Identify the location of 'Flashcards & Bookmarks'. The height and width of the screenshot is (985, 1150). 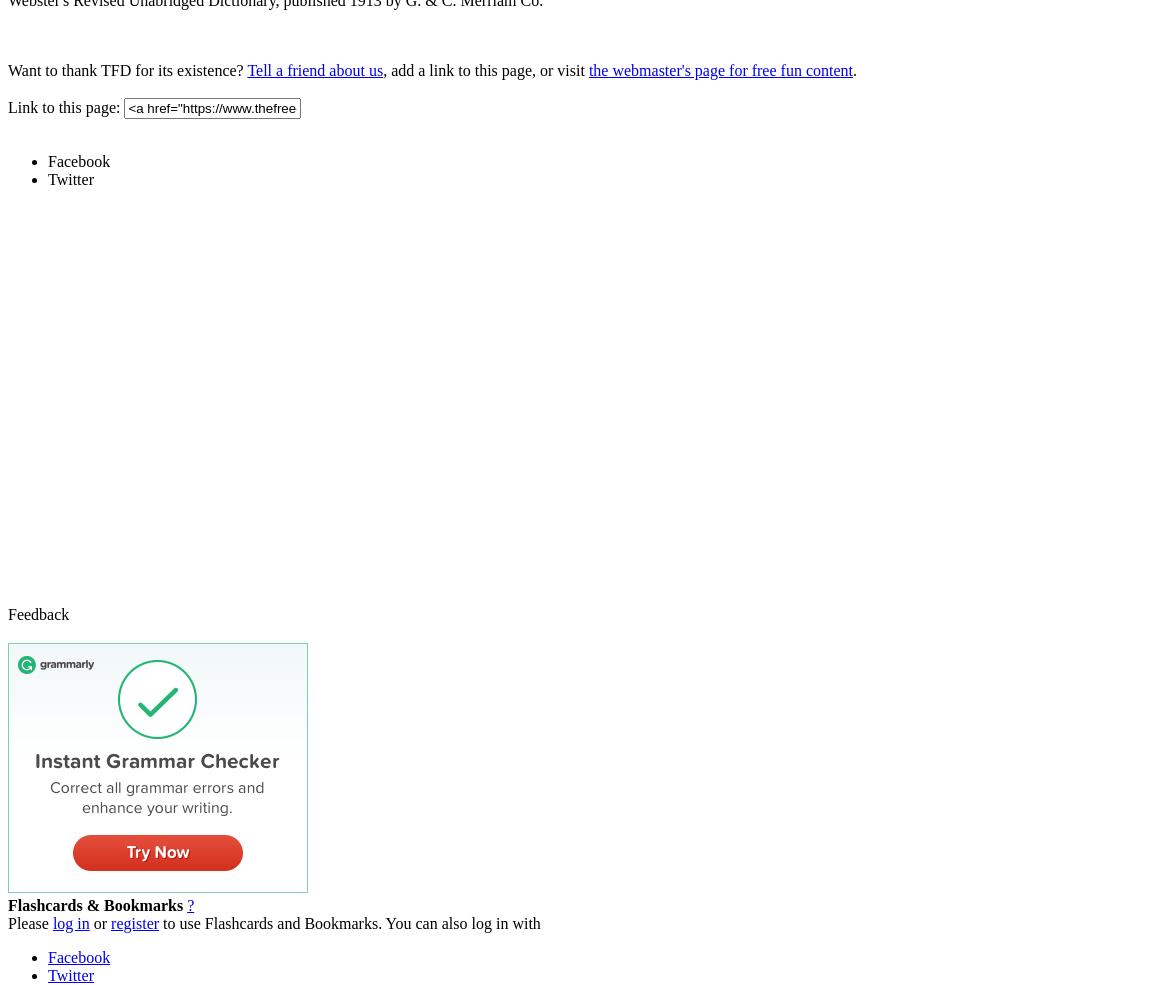
(94, 904).